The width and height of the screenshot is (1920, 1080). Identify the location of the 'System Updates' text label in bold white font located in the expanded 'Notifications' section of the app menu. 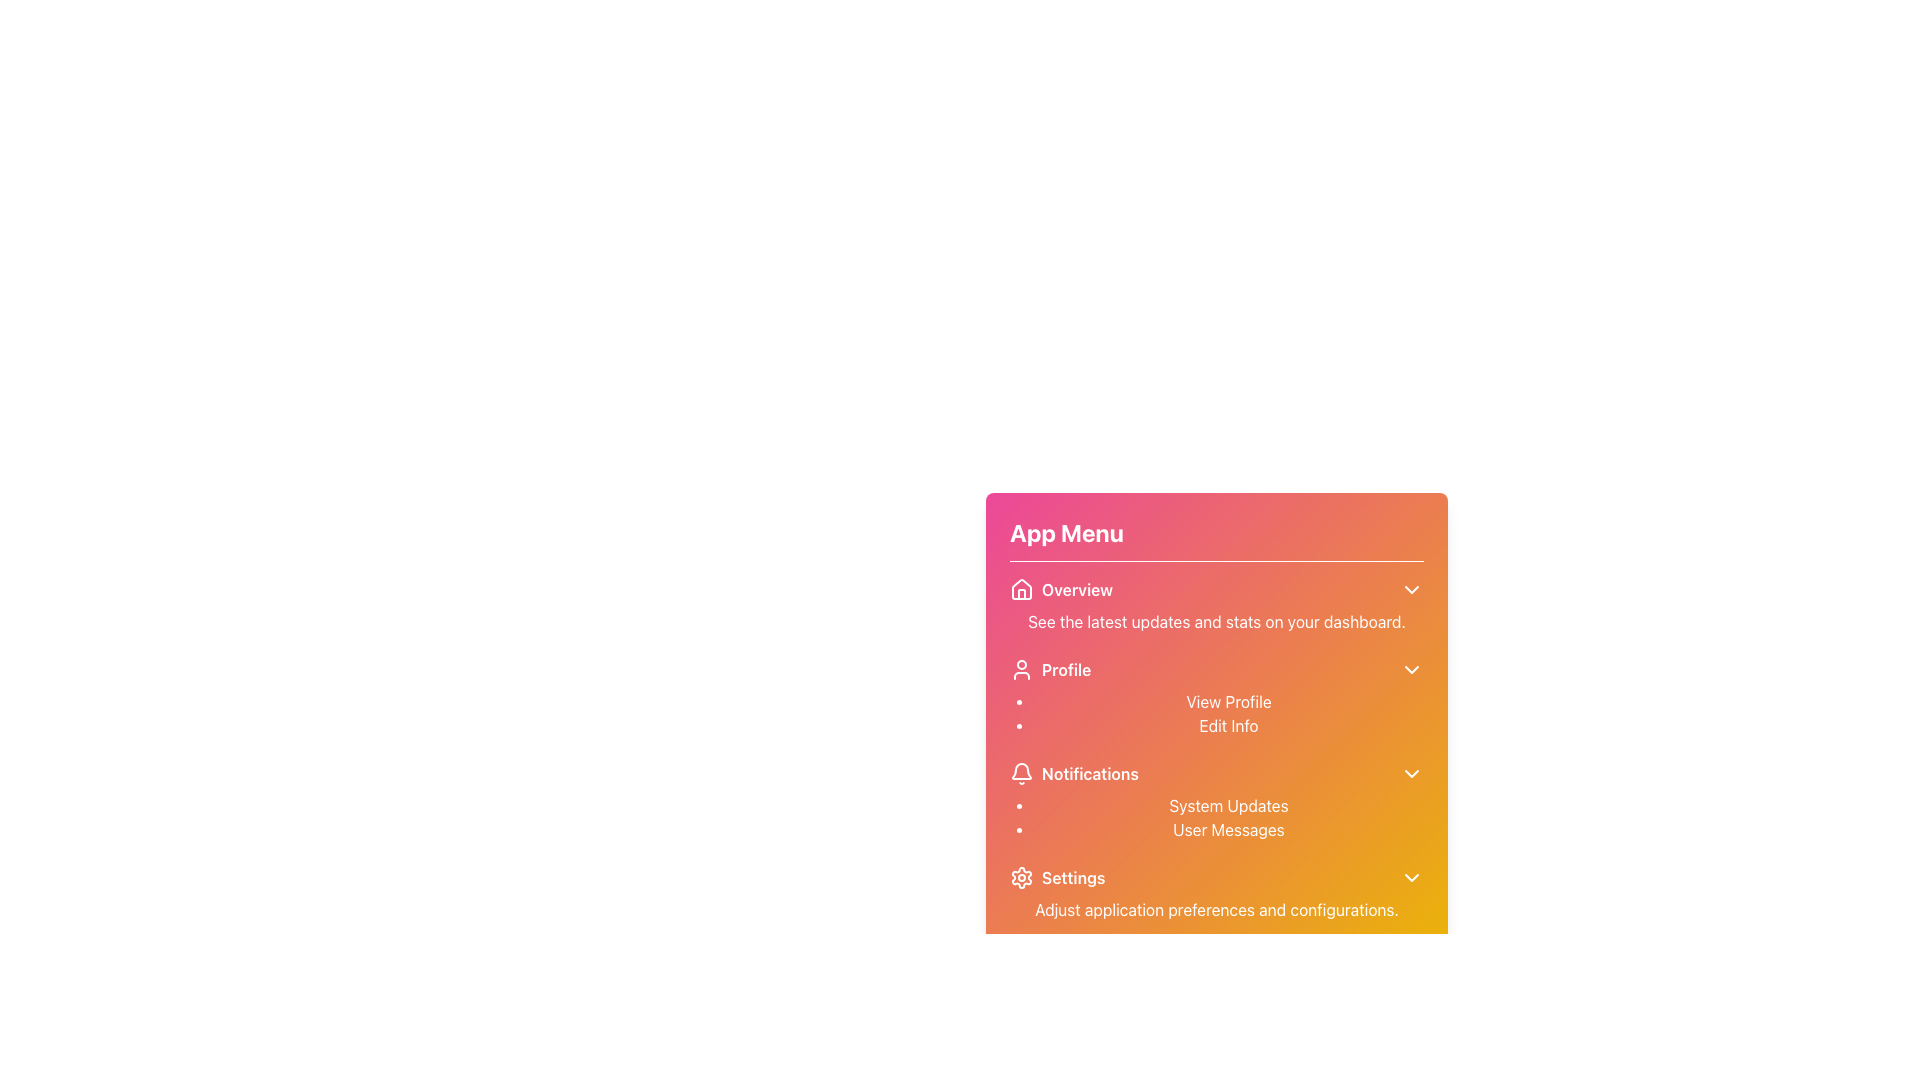
(1227, 805).